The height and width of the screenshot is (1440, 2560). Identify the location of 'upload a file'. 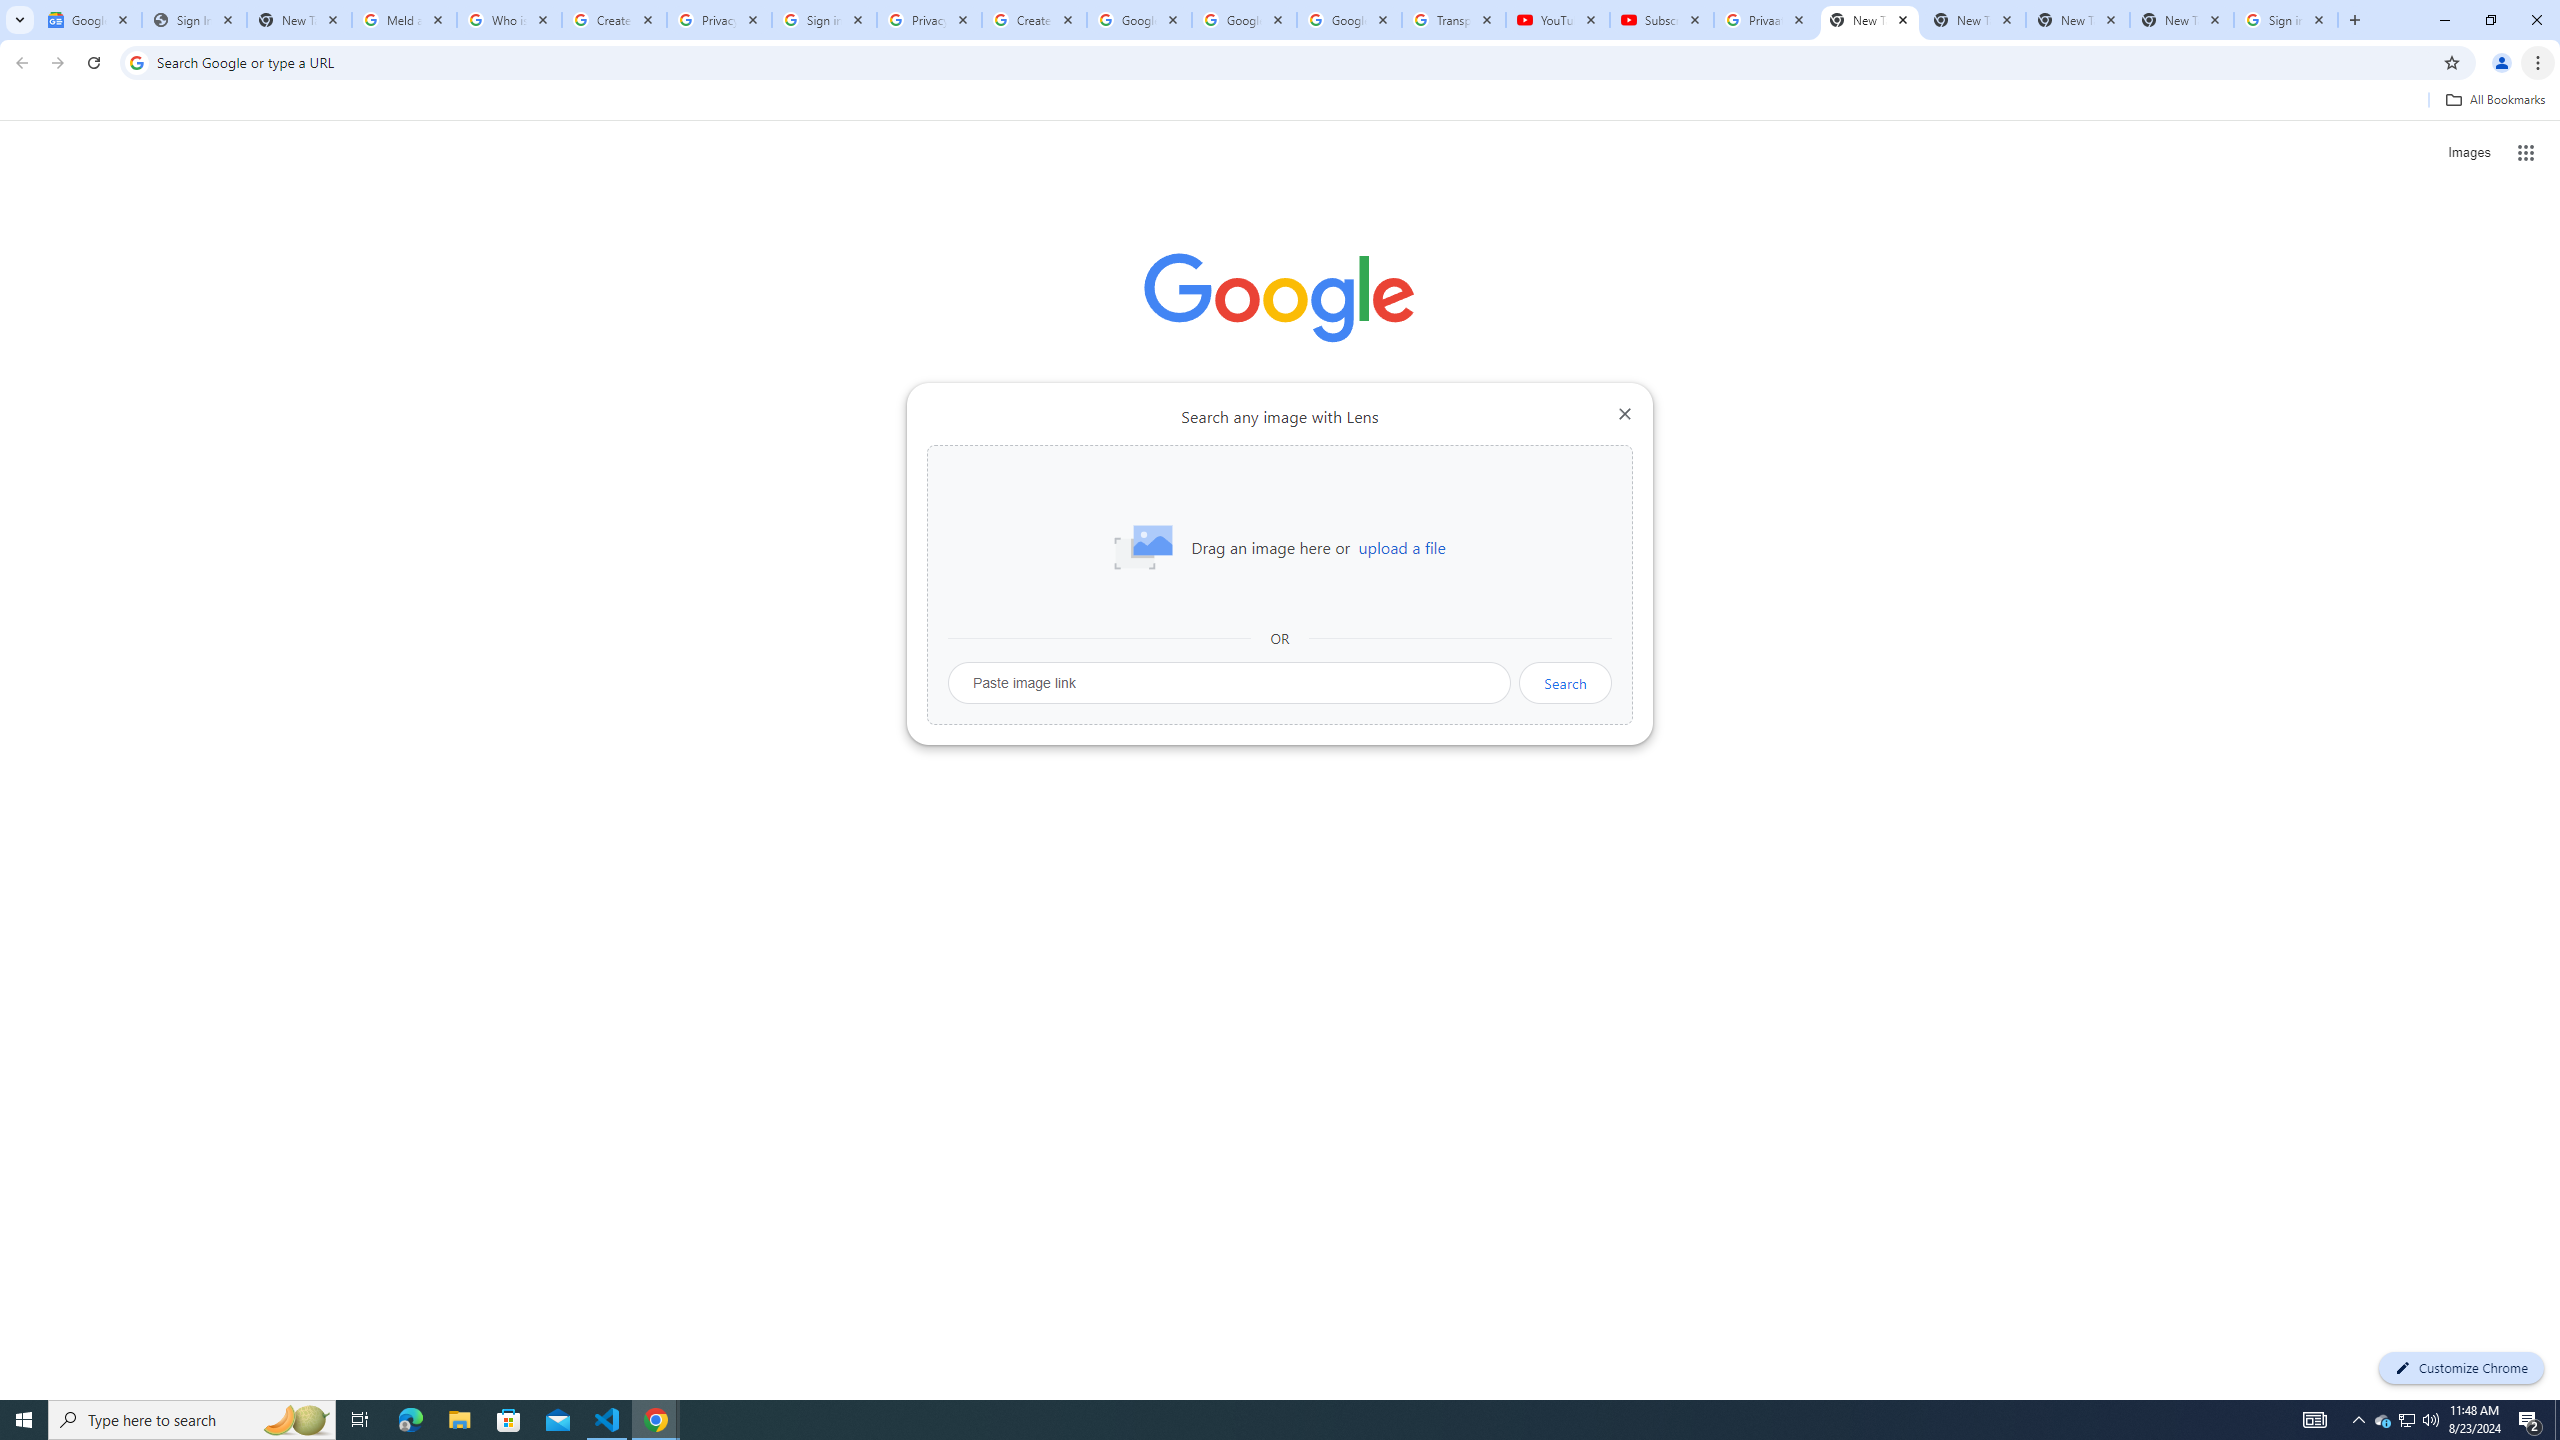
(1401, 547).